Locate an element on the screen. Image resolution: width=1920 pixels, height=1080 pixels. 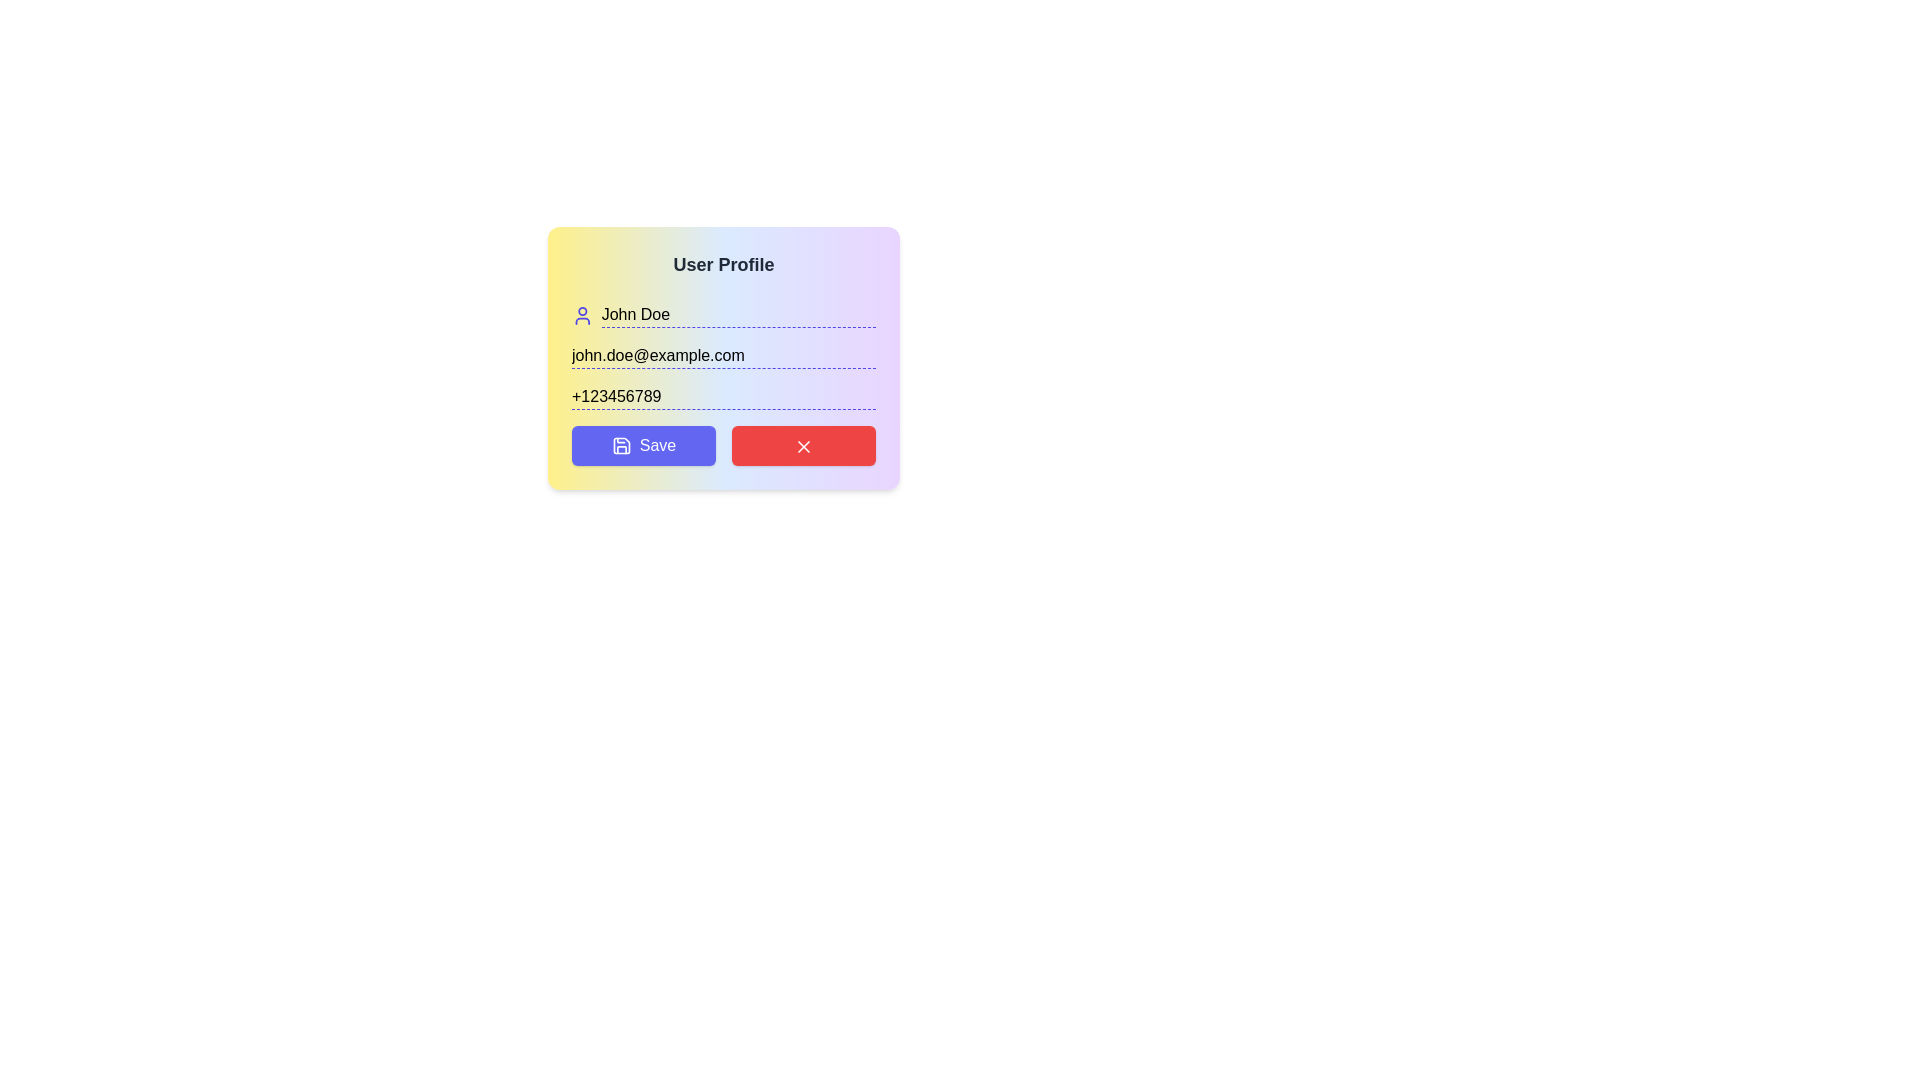
the save button located on the left side of the options at the bottom of the user profile card is located at coordinates (657, 445).